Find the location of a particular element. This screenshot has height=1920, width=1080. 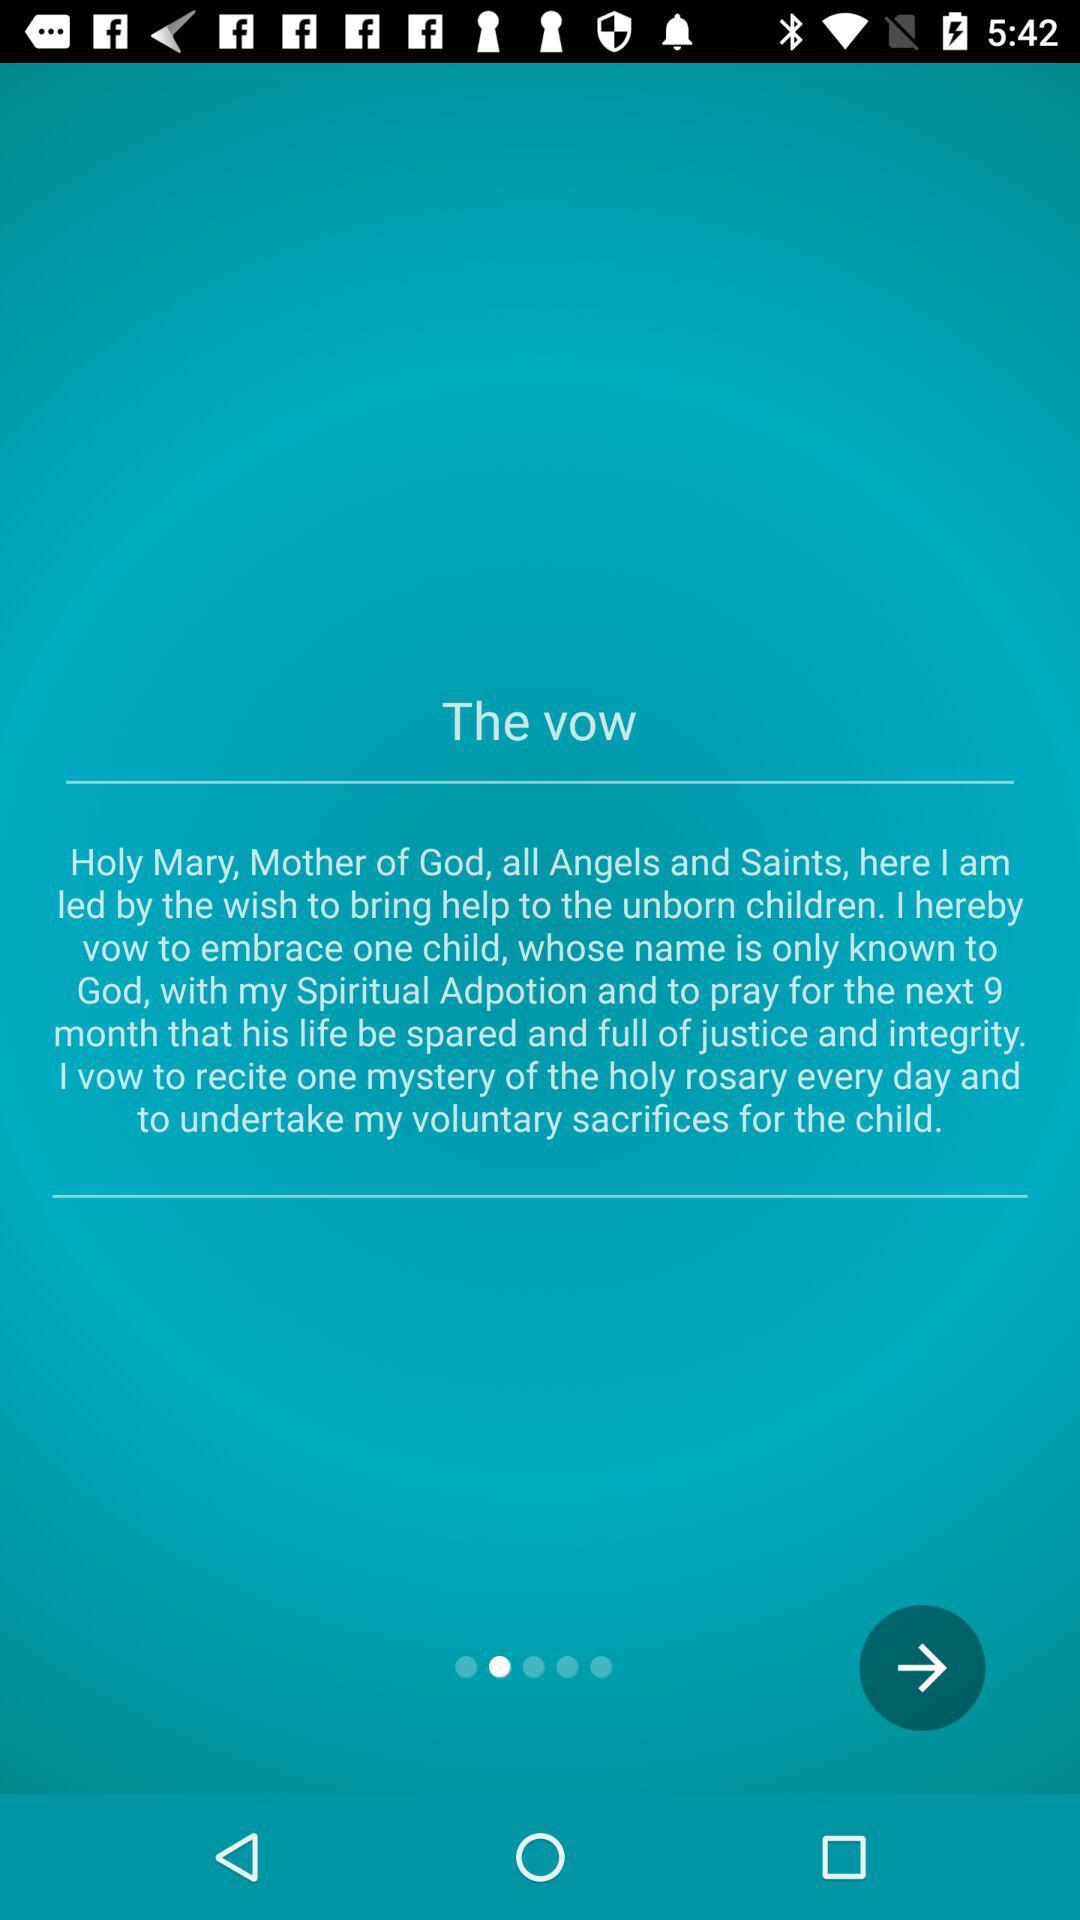

the arrow_forward icon is located at coordinates (922, 1667).